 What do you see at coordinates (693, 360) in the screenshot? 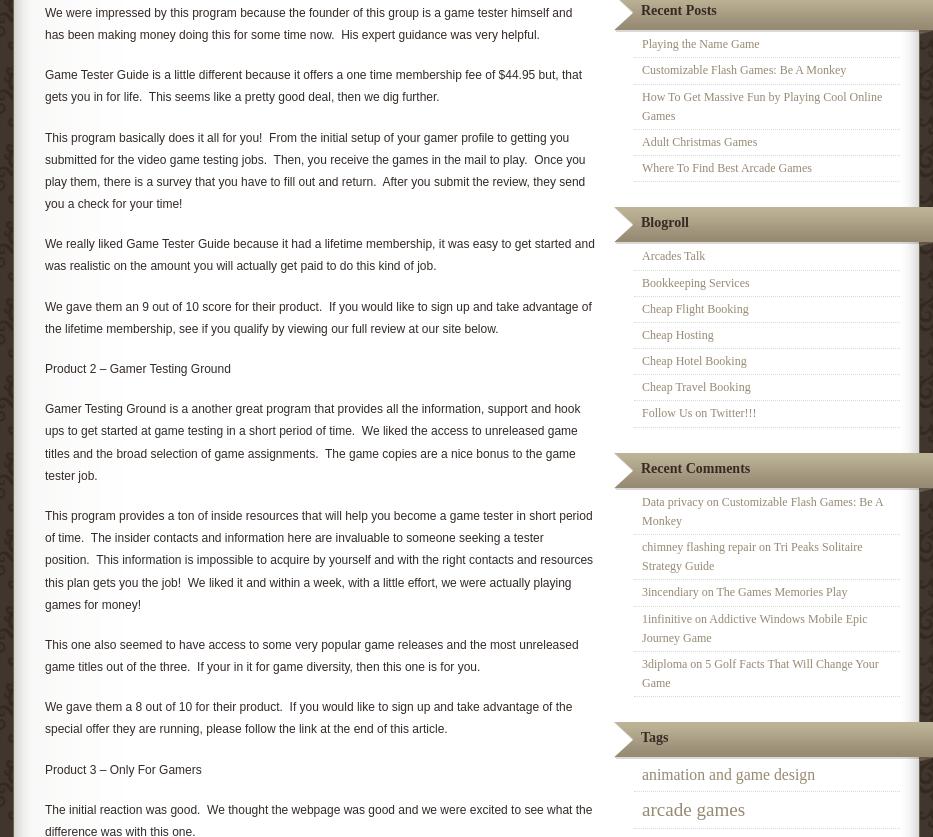
I see `'Cheap Hotel Booking'` at bounding box center [693, 360].